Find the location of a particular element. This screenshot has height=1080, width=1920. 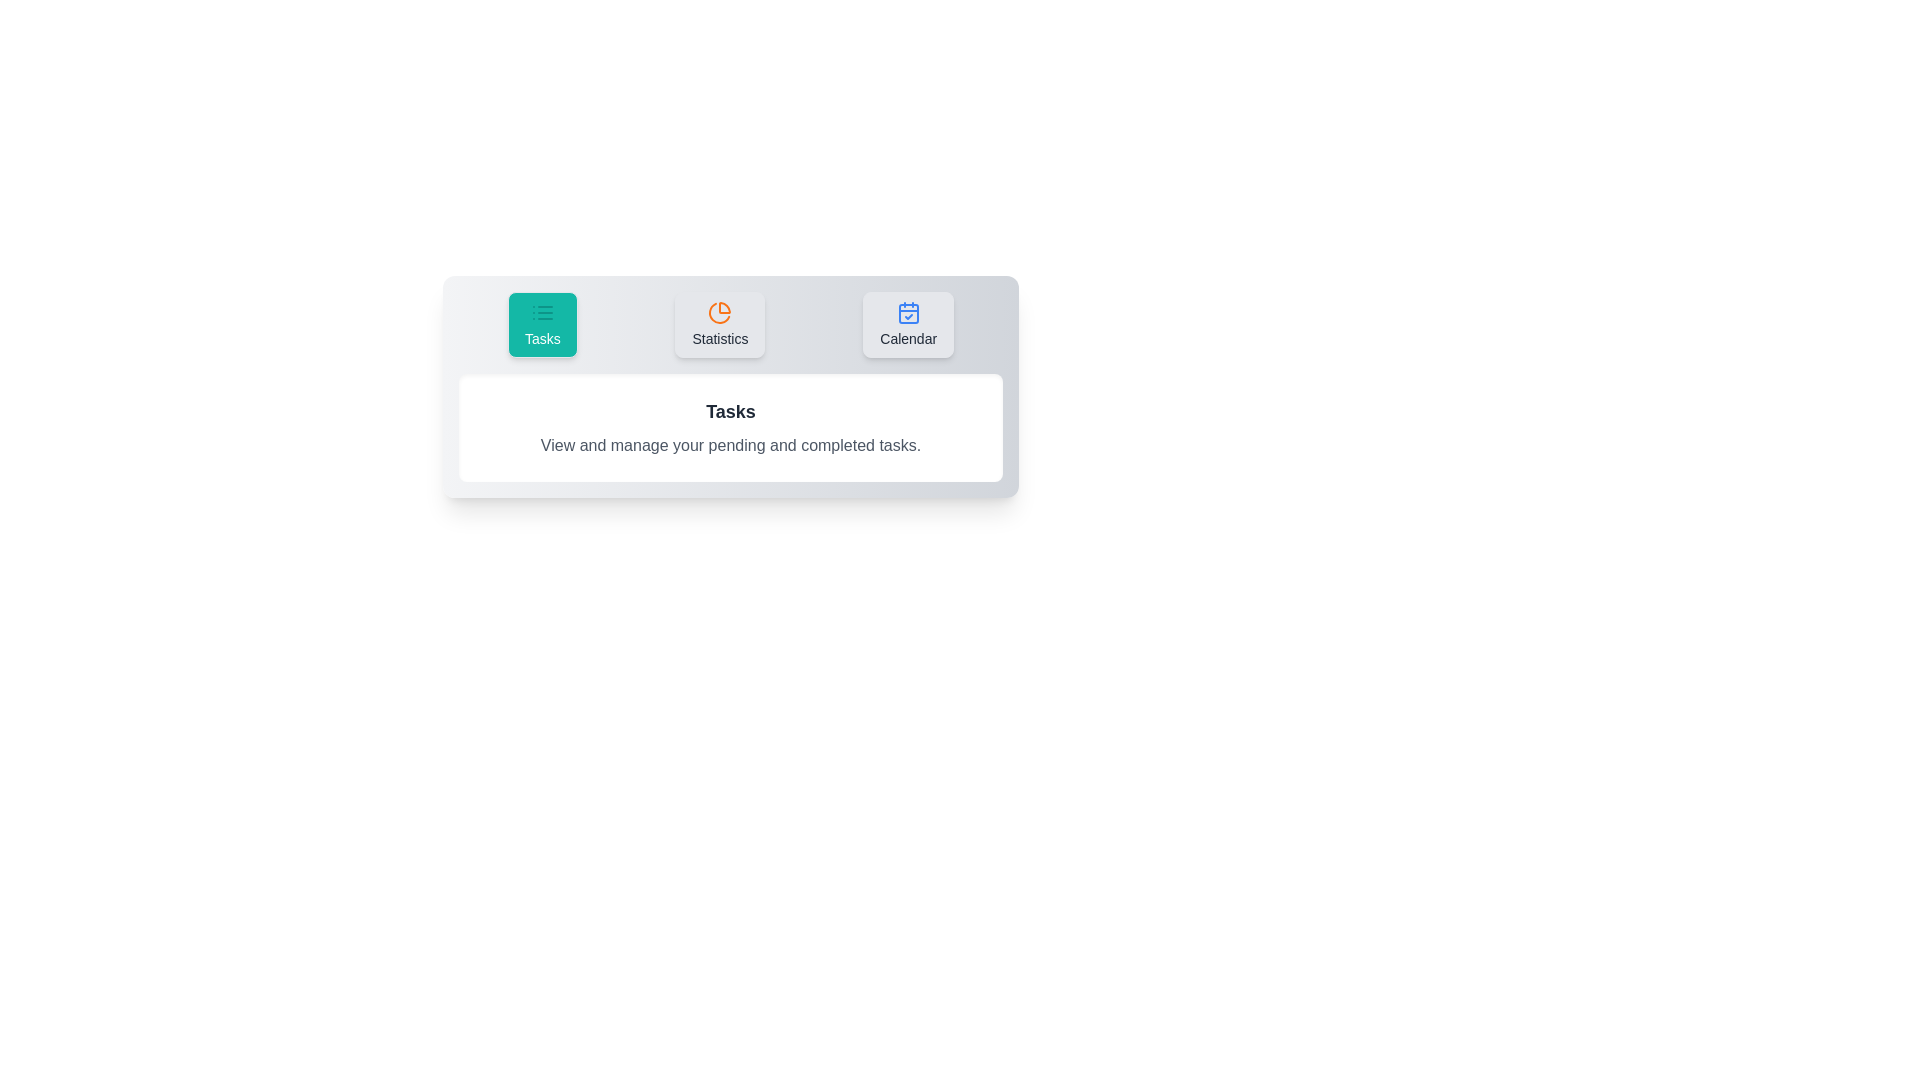

the Calendar tab to view its content is located at coordinates (907, 323).